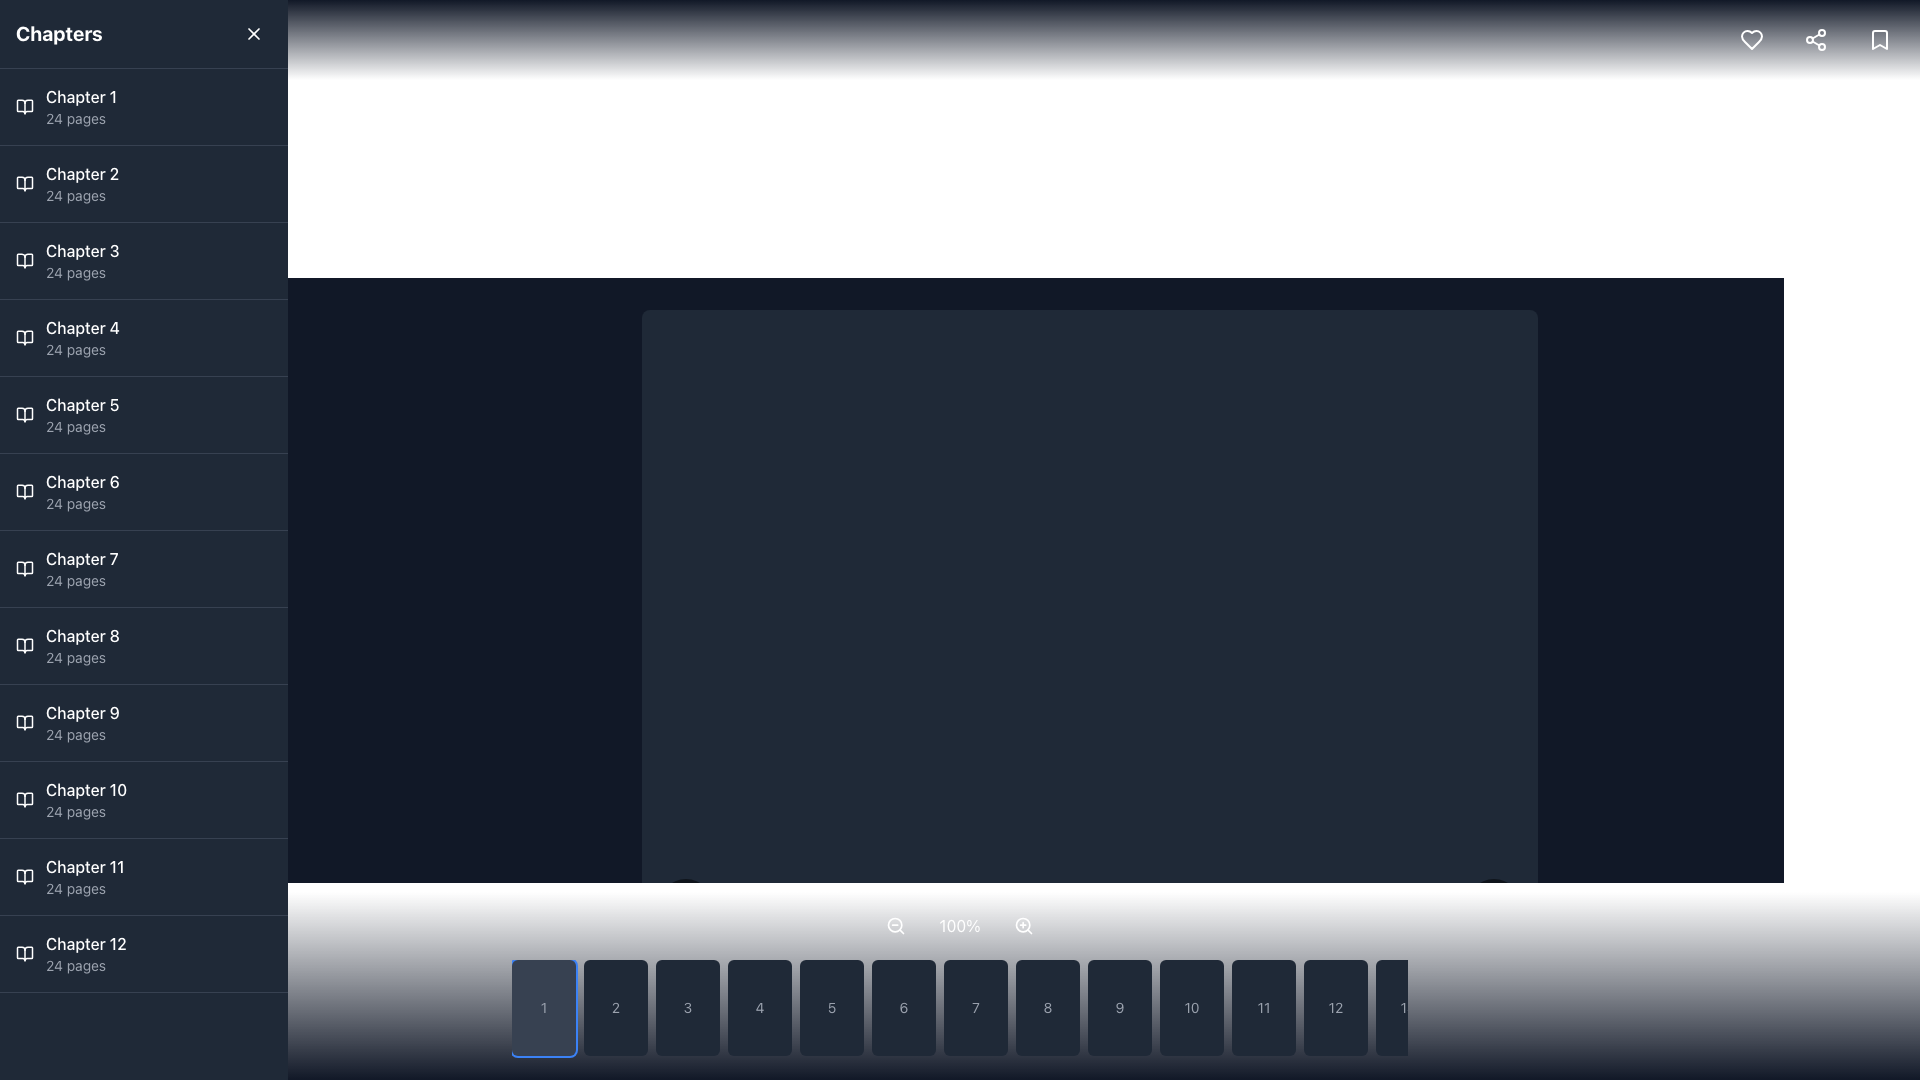 This screenshot has width=1920, height=1080. Describe the element at coordinates (1751, 39) in the screenshot. I see `the heart-shaped icon located at the top-right corner of the user interface, which symbolizes a favorite or like functionality` at that location.